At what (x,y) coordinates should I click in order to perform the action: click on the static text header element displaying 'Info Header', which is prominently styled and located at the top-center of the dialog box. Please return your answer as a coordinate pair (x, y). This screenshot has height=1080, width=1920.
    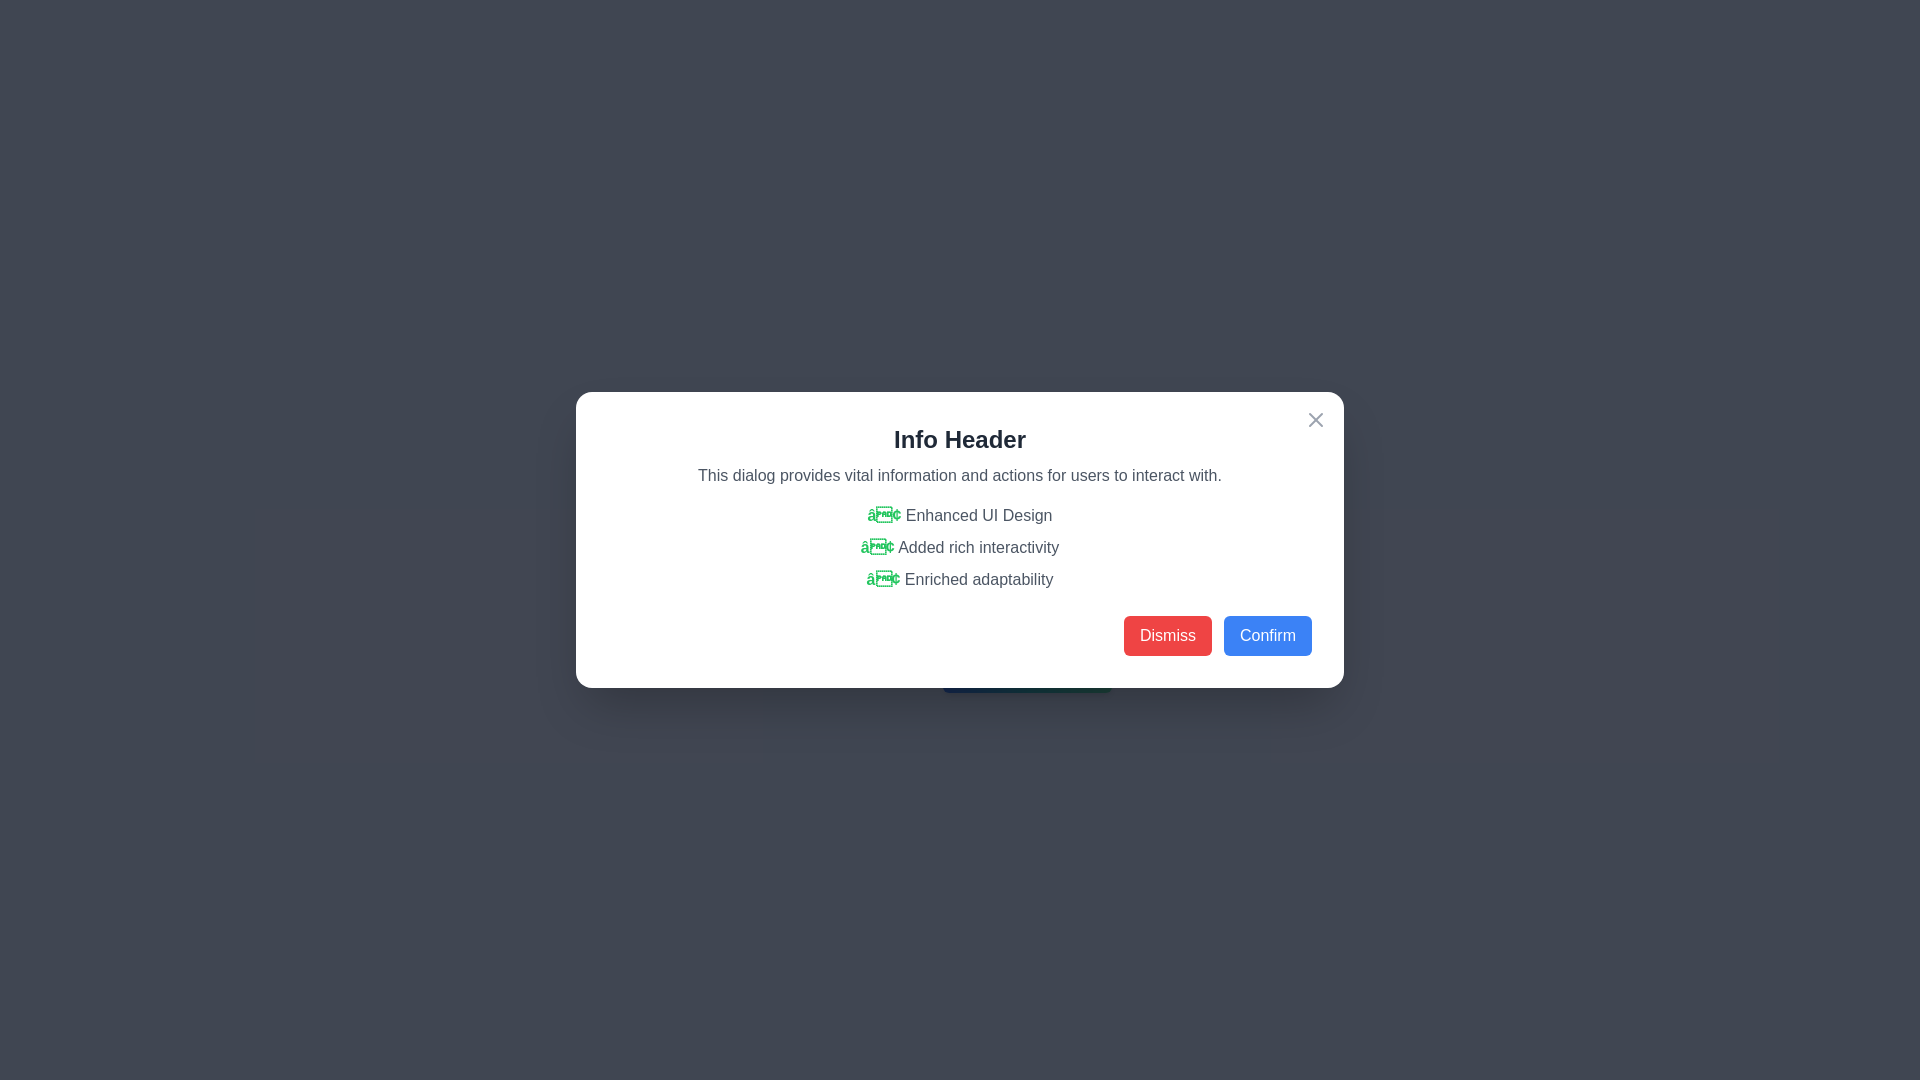
    Looking at the image, I should click on (960, 438).